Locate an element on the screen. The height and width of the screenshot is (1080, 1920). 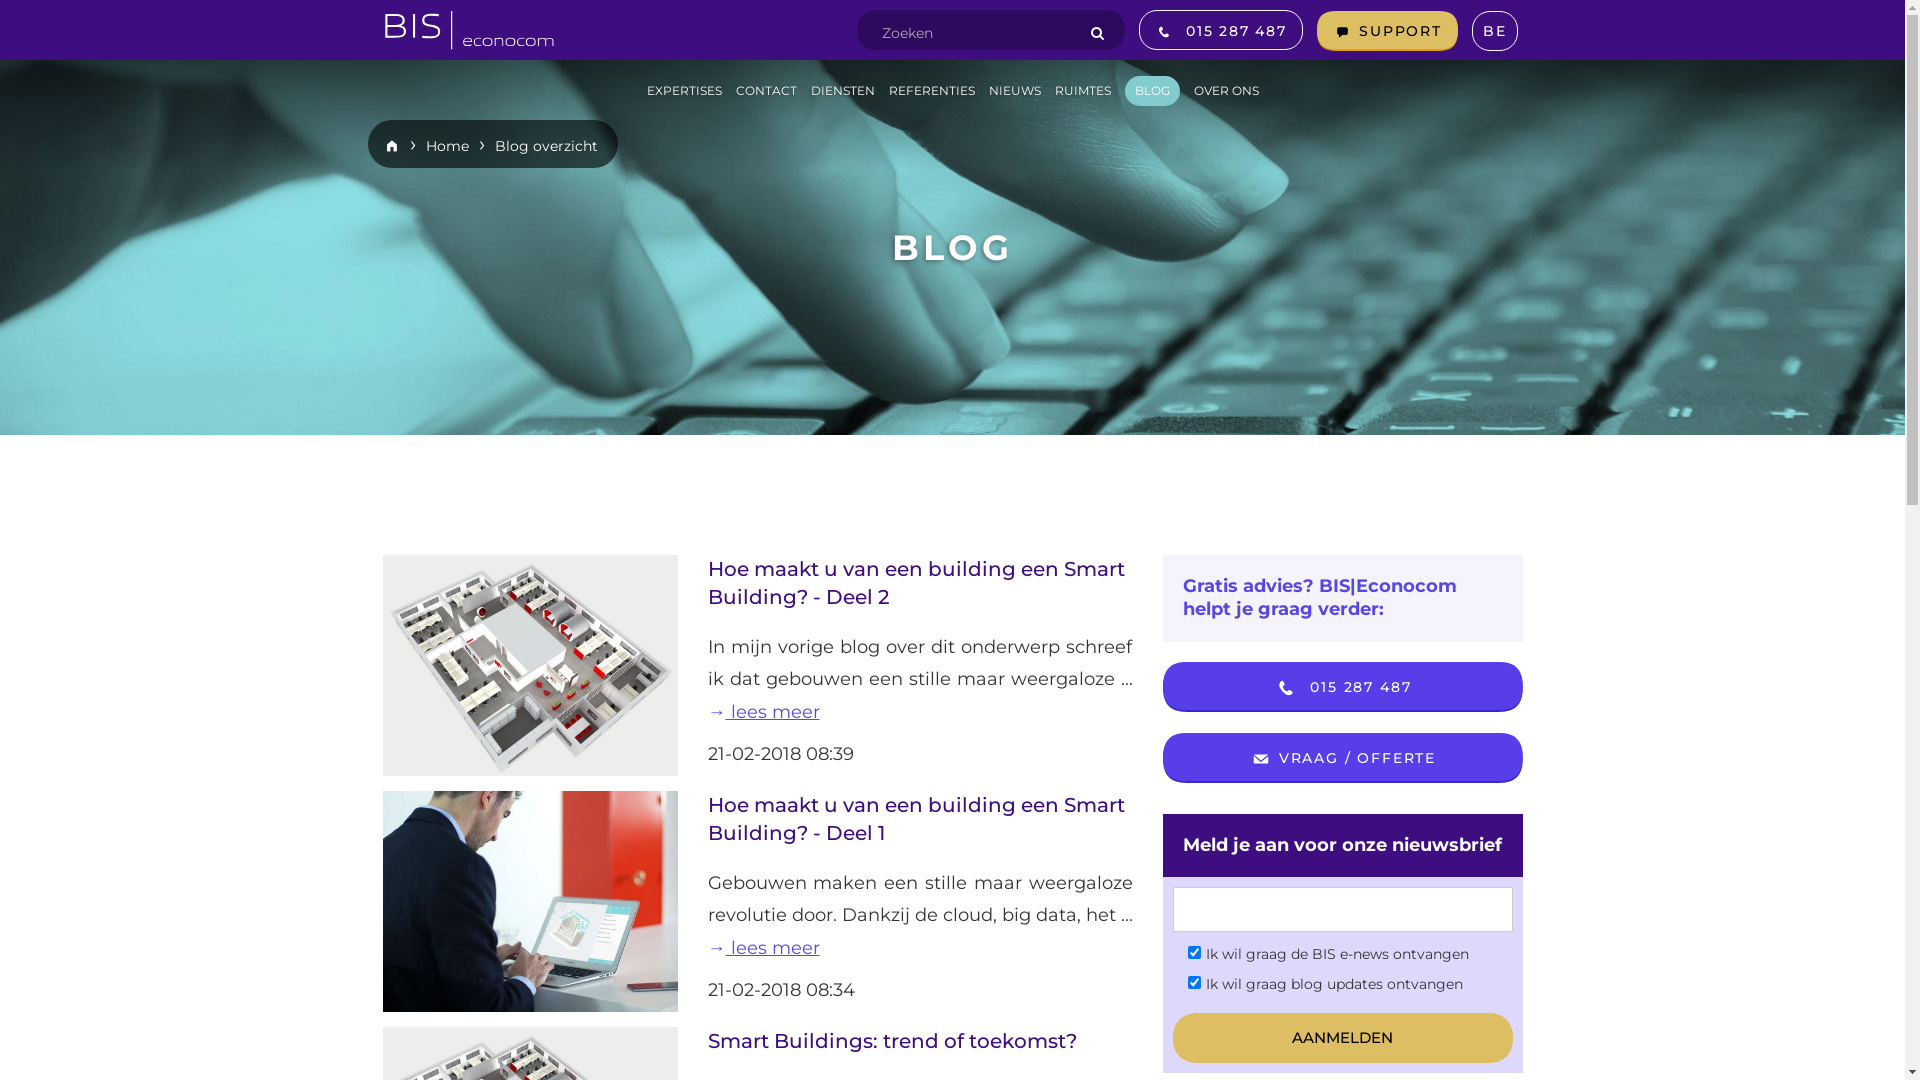
'aanmelden' is located at coordinates (1342, 1036).